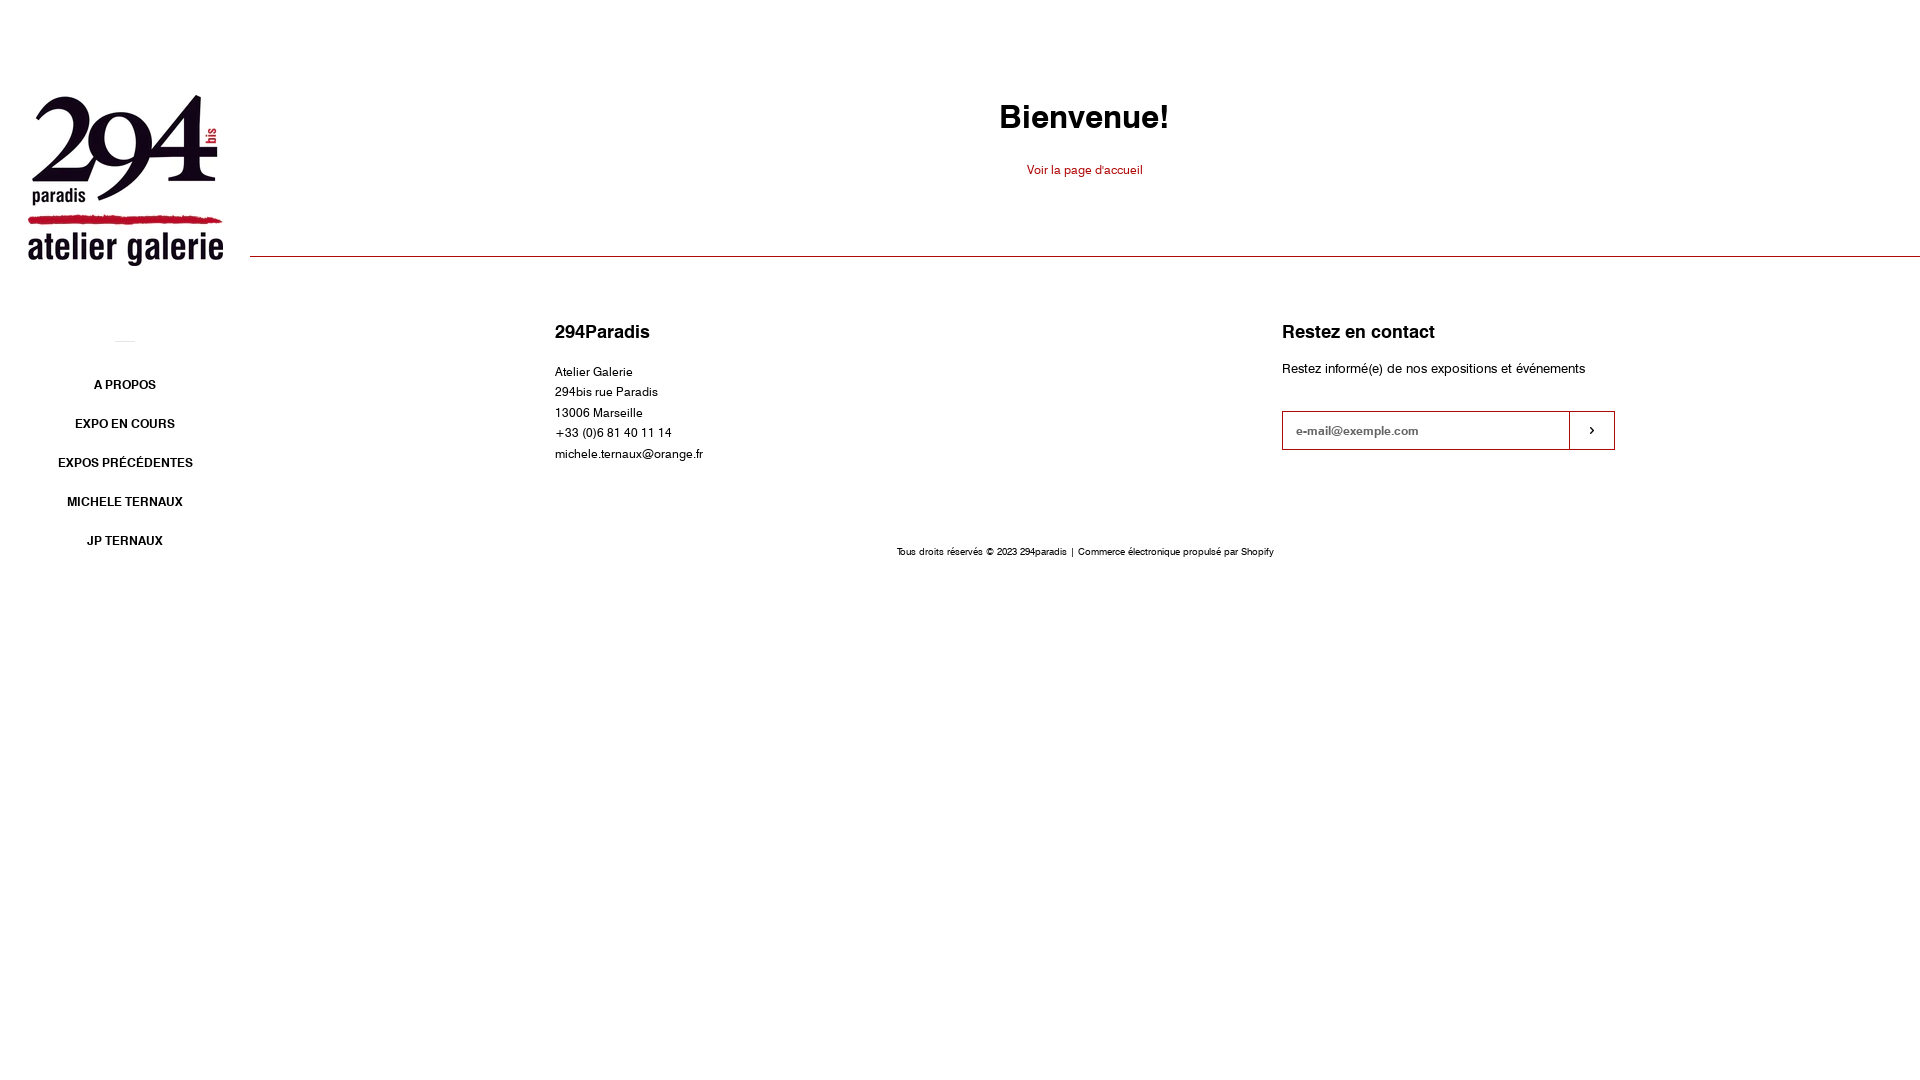  What do you see at coordinates (1042, 551) in the screenshot?
I see `'294paradis'` at bounding box center [1042, 551].